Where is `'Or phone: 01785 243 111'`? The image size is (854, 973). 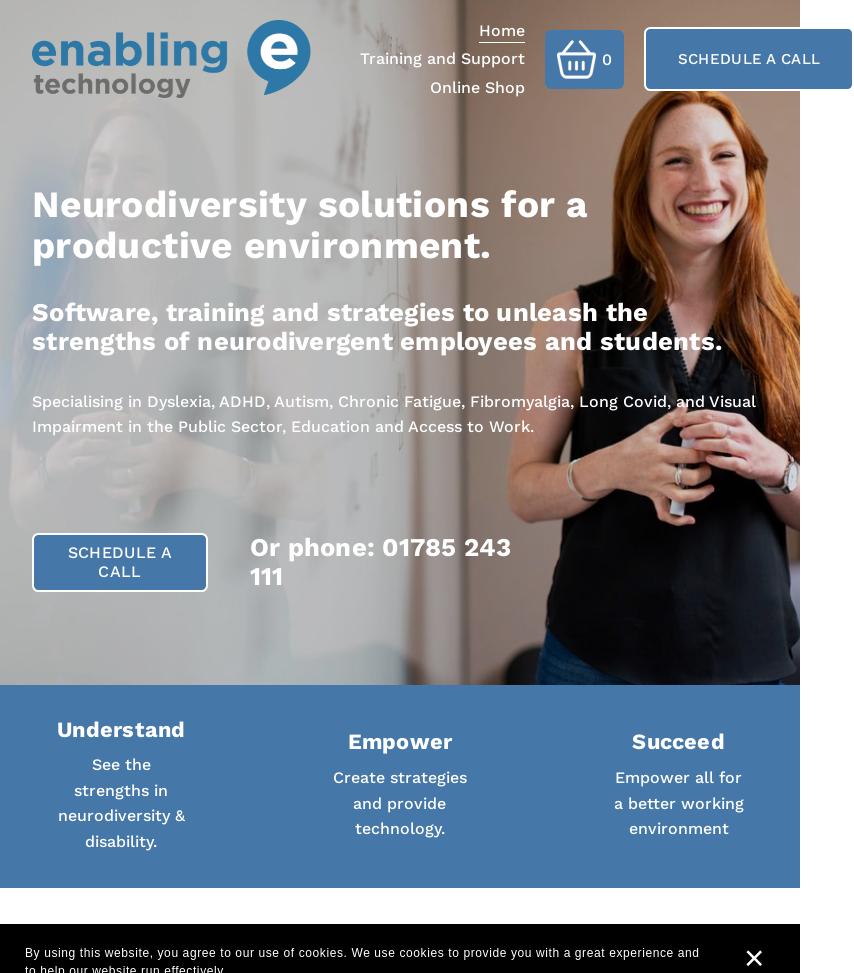 'Or phone: 01785 243 111' is located at coordinates (248, 561).